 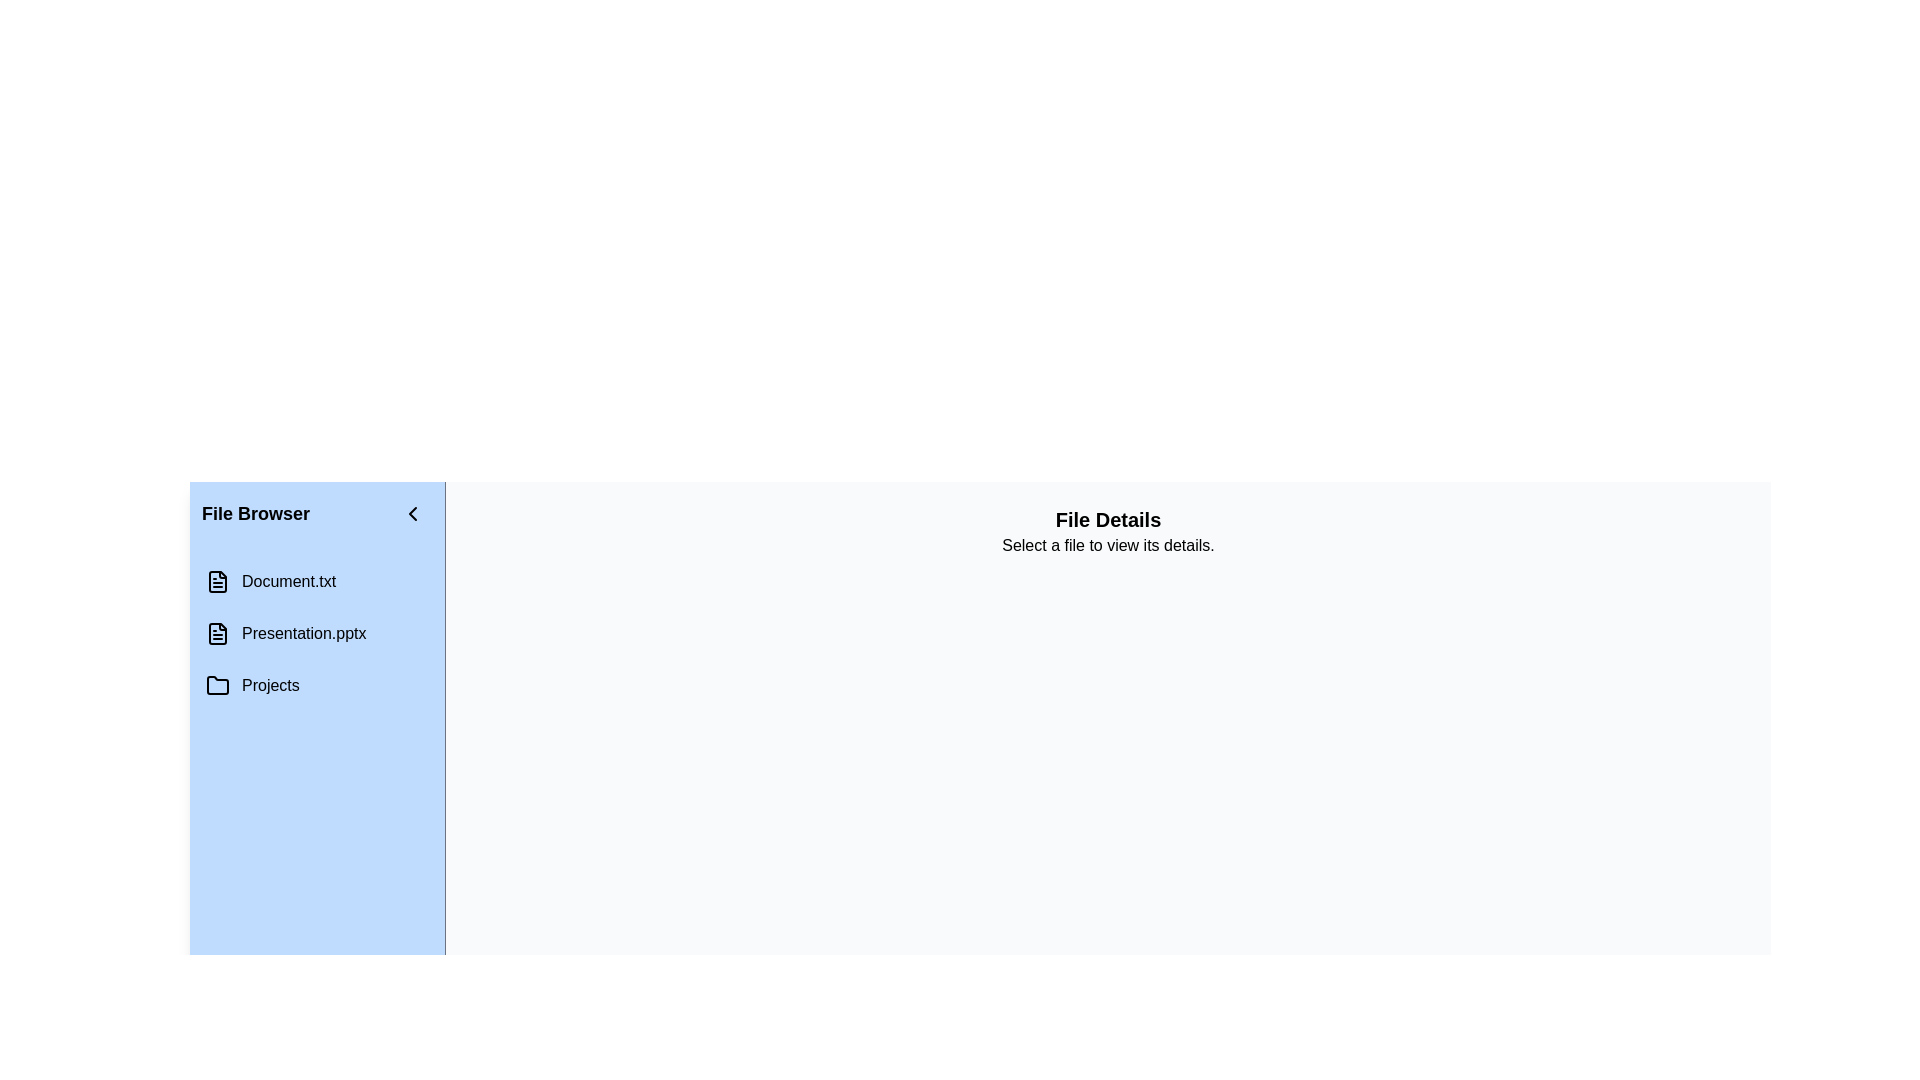 What do you see at coordinates (1107, 546) in the screenshot?
I see `text label that states 'Select a file to view its details.' which is located below the header 'File Details'` at bounding box center [1107, 546].